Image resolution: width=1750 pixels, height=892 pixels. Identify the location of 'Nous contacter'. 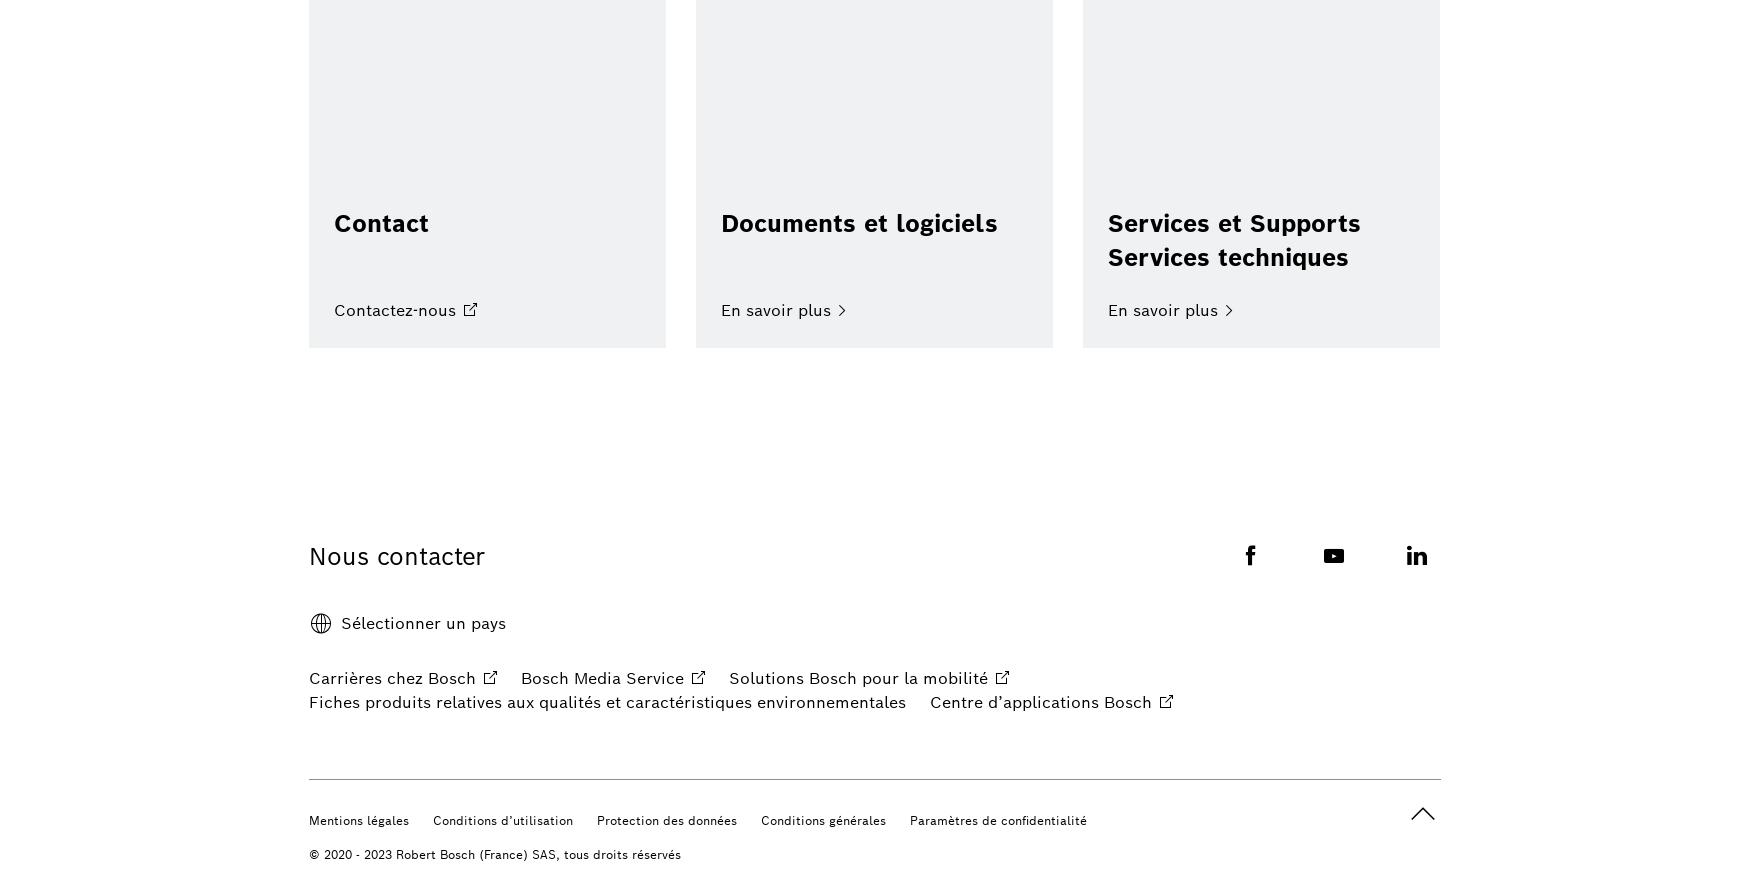
(396, 556).